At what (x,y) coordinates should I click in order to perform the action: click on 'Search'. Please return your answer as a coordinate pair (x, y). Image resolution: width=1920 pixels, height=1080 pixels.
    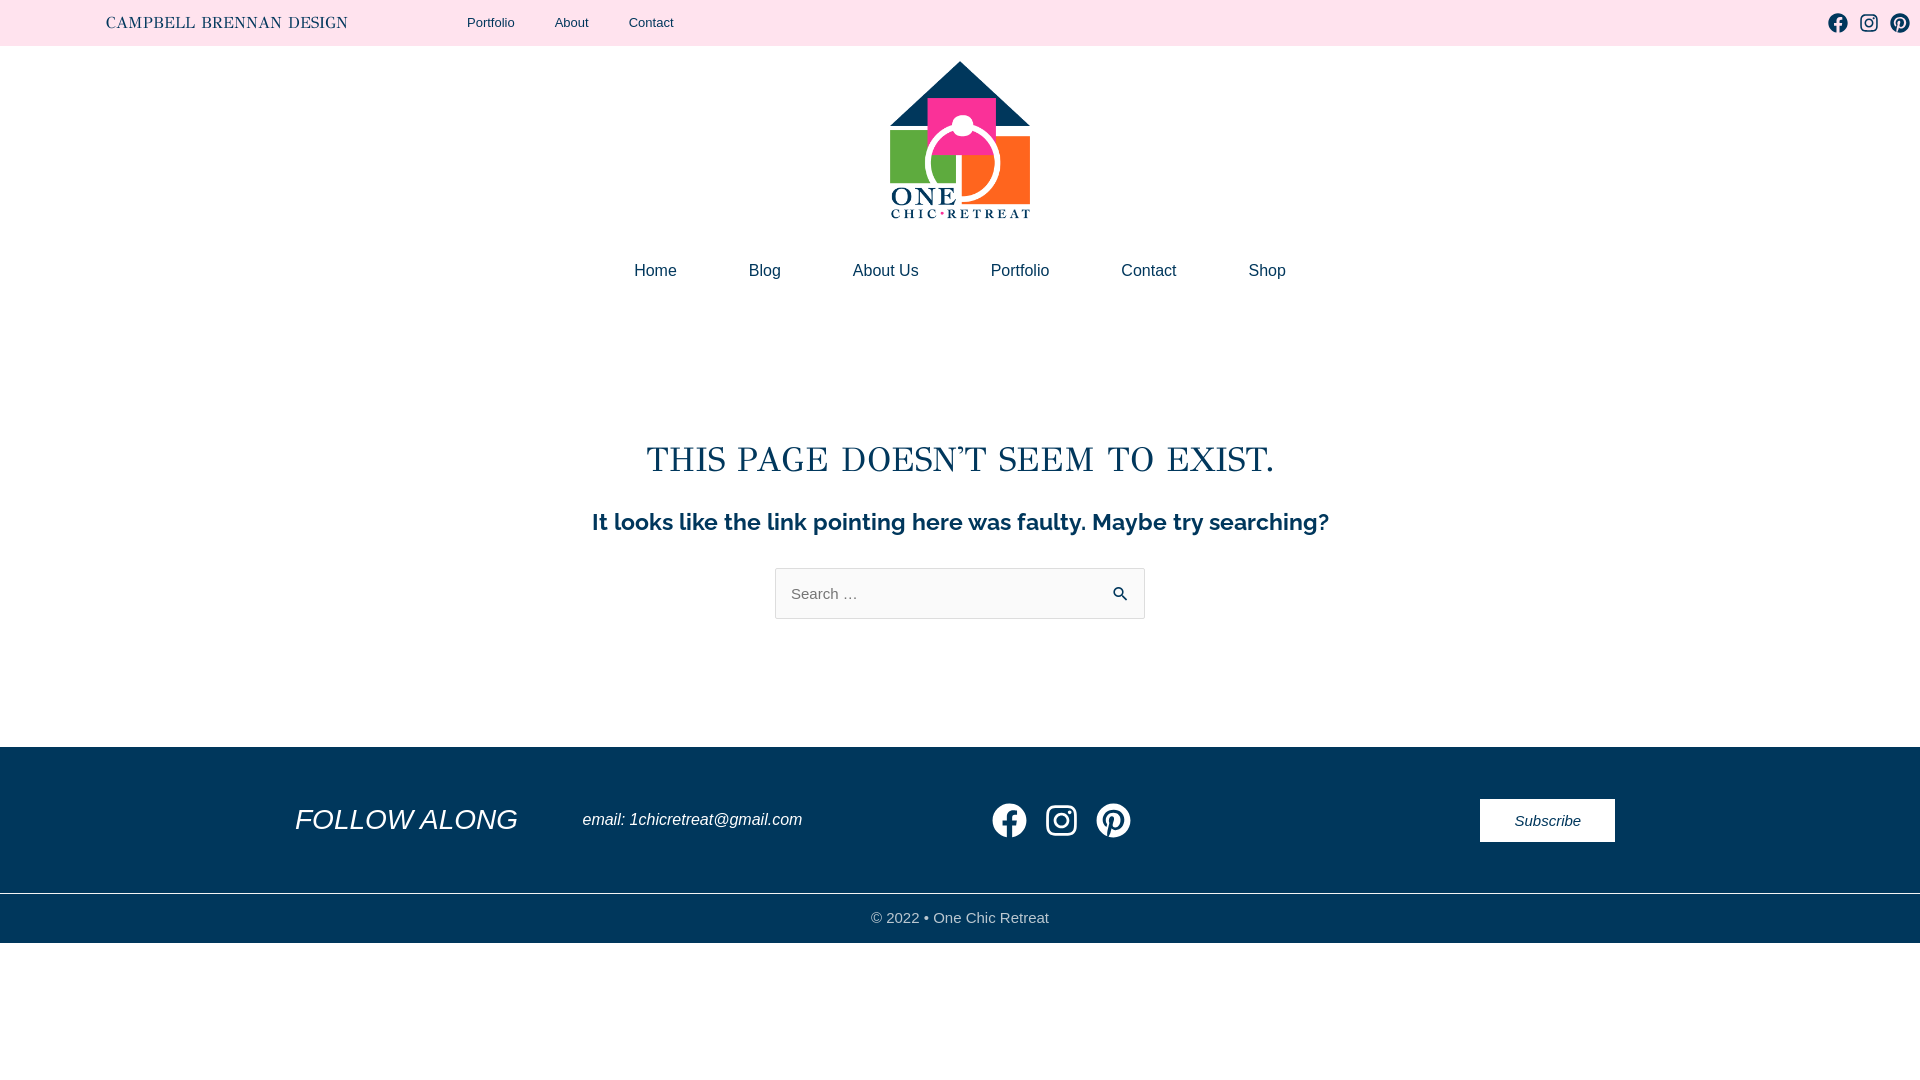
    Looking at the image, I should click on (1122, 593).